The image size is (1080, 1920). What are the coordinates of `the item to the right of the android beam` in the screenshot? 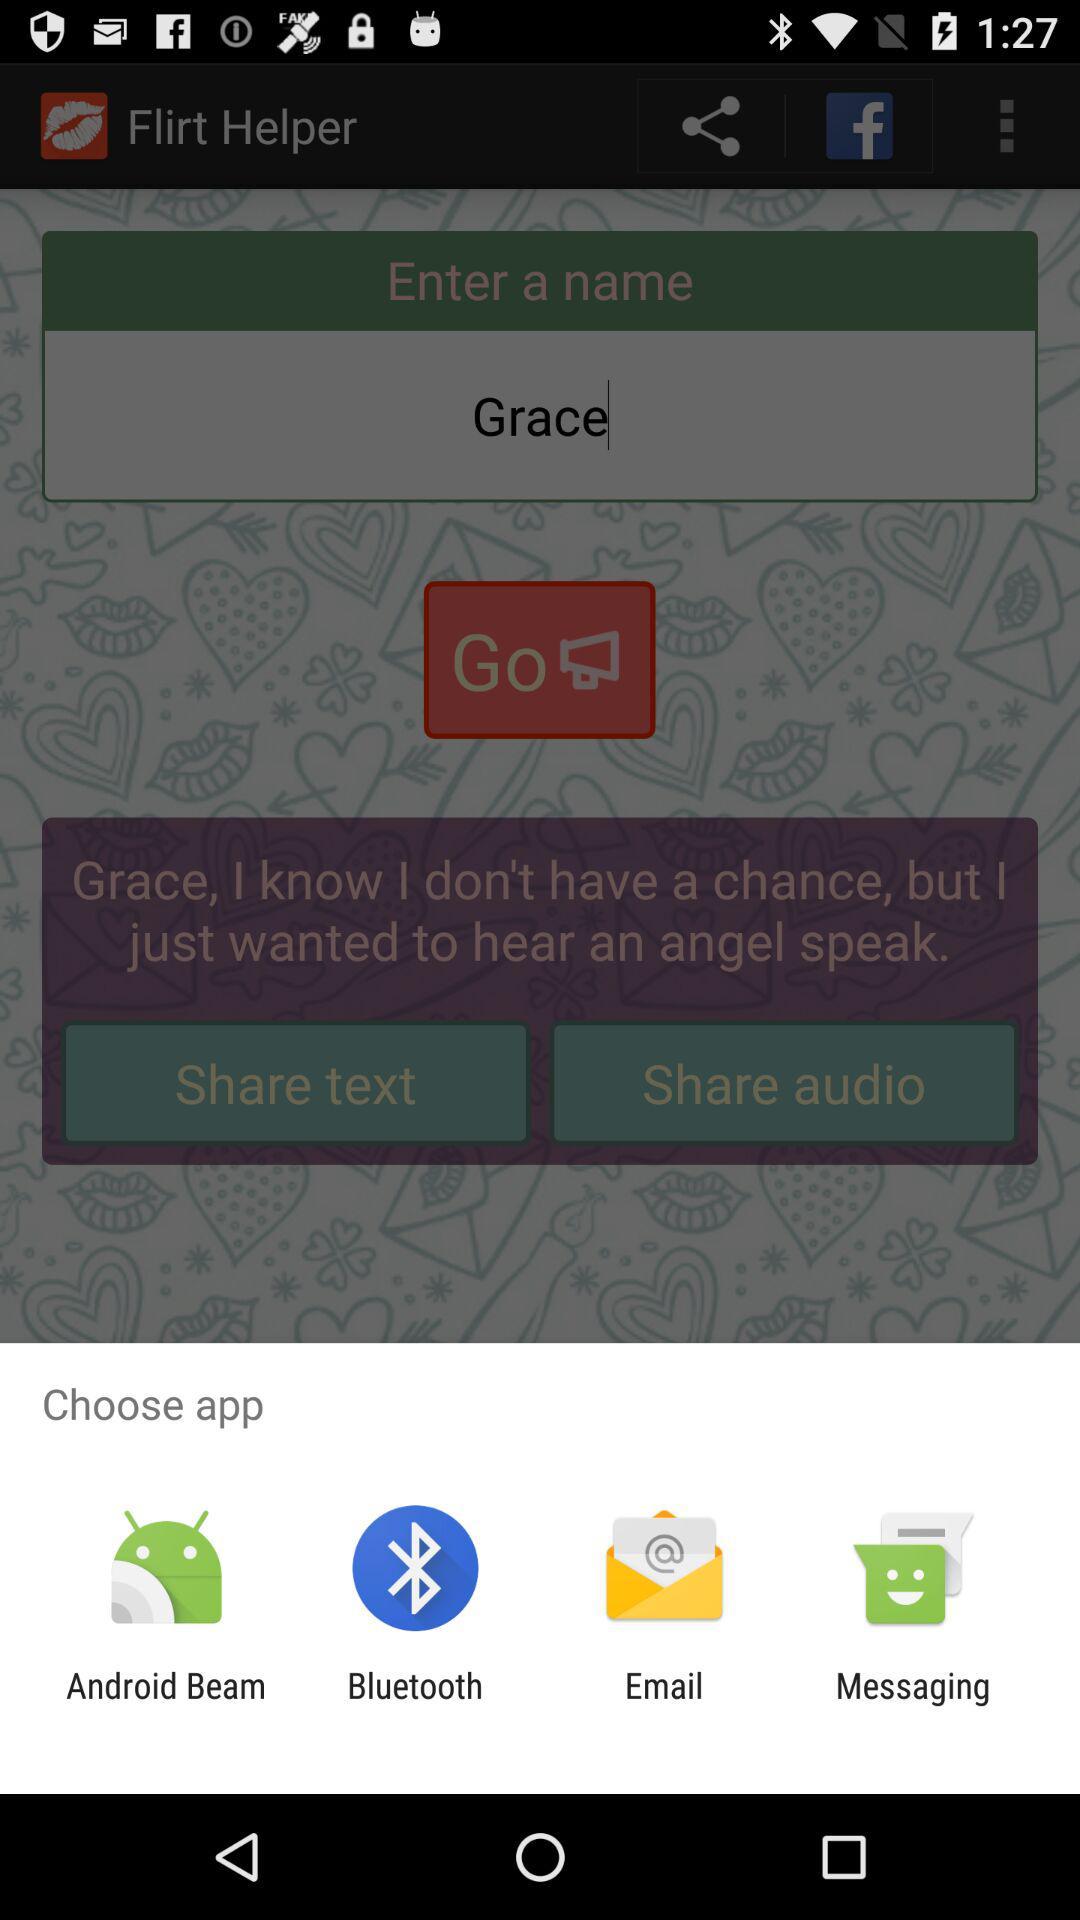 It's located at (414, 1705).